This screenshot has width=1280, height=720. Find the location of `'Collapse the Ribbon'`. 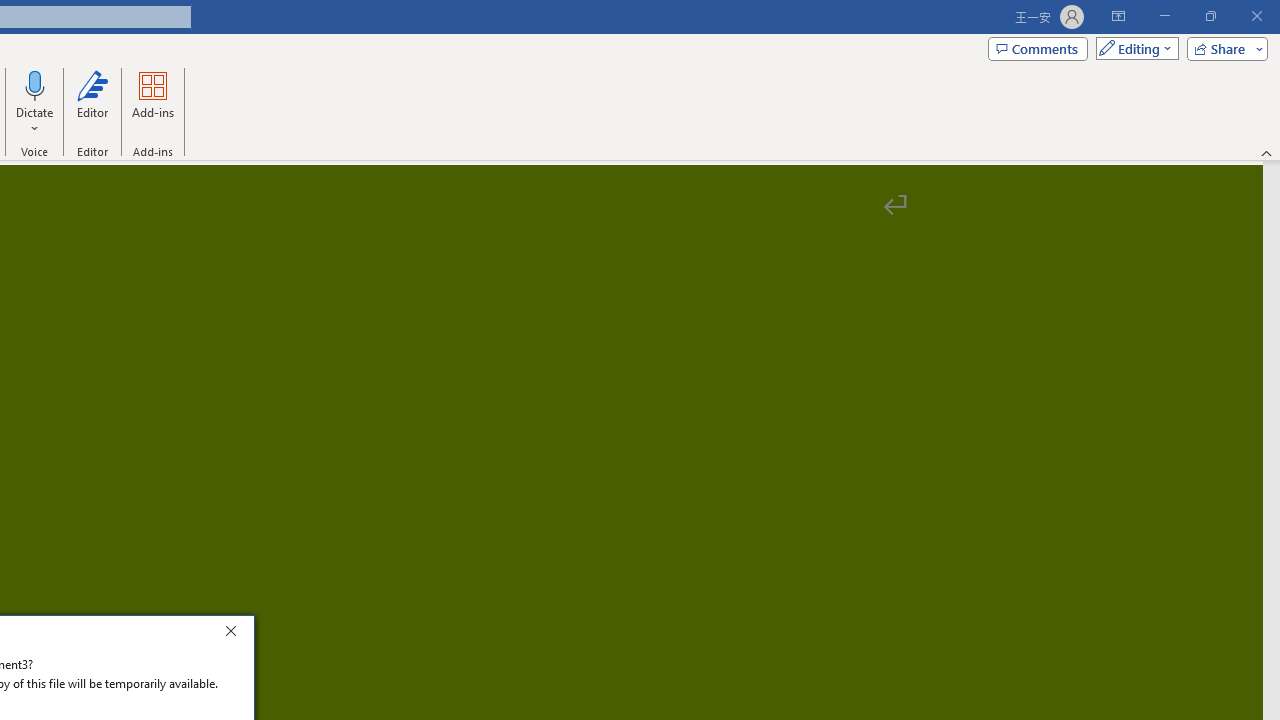

'Collapse the Ribbon' is located at coordinates (1266, 152).